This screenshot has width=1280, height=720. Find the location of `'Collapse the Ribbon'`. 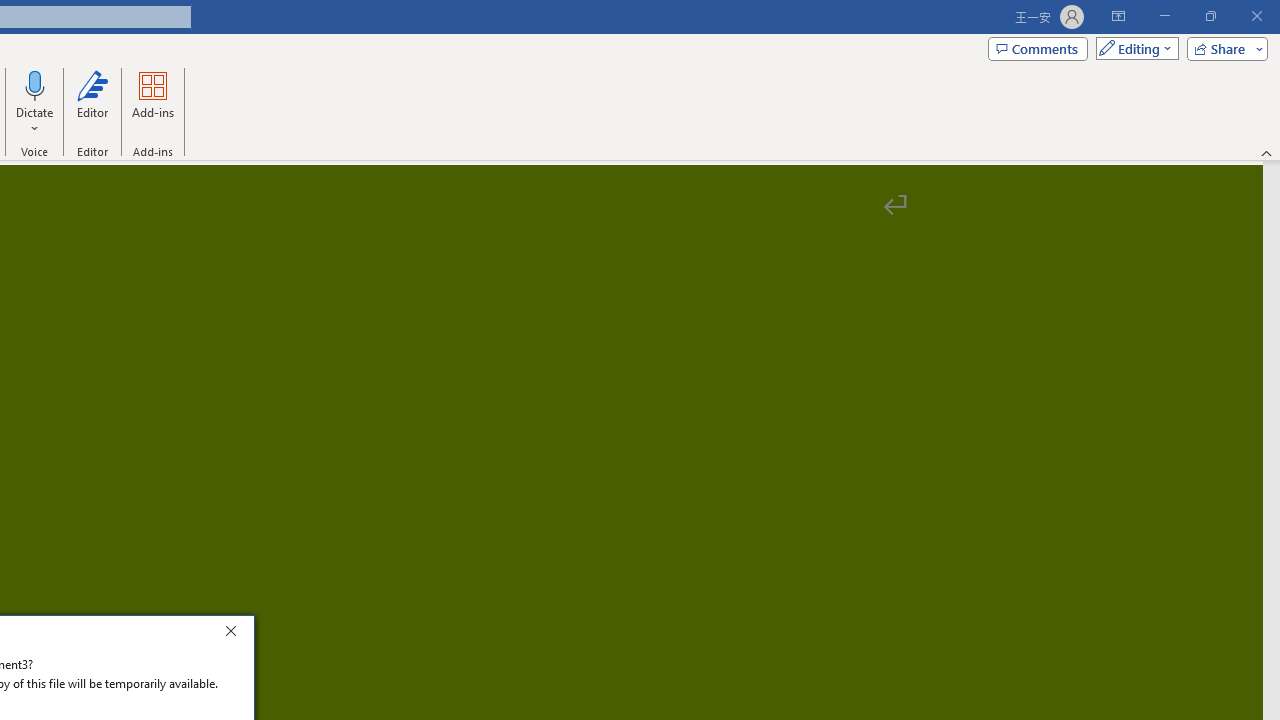

'Collapse the Ribbon' is located at coordinates (1266, 152).